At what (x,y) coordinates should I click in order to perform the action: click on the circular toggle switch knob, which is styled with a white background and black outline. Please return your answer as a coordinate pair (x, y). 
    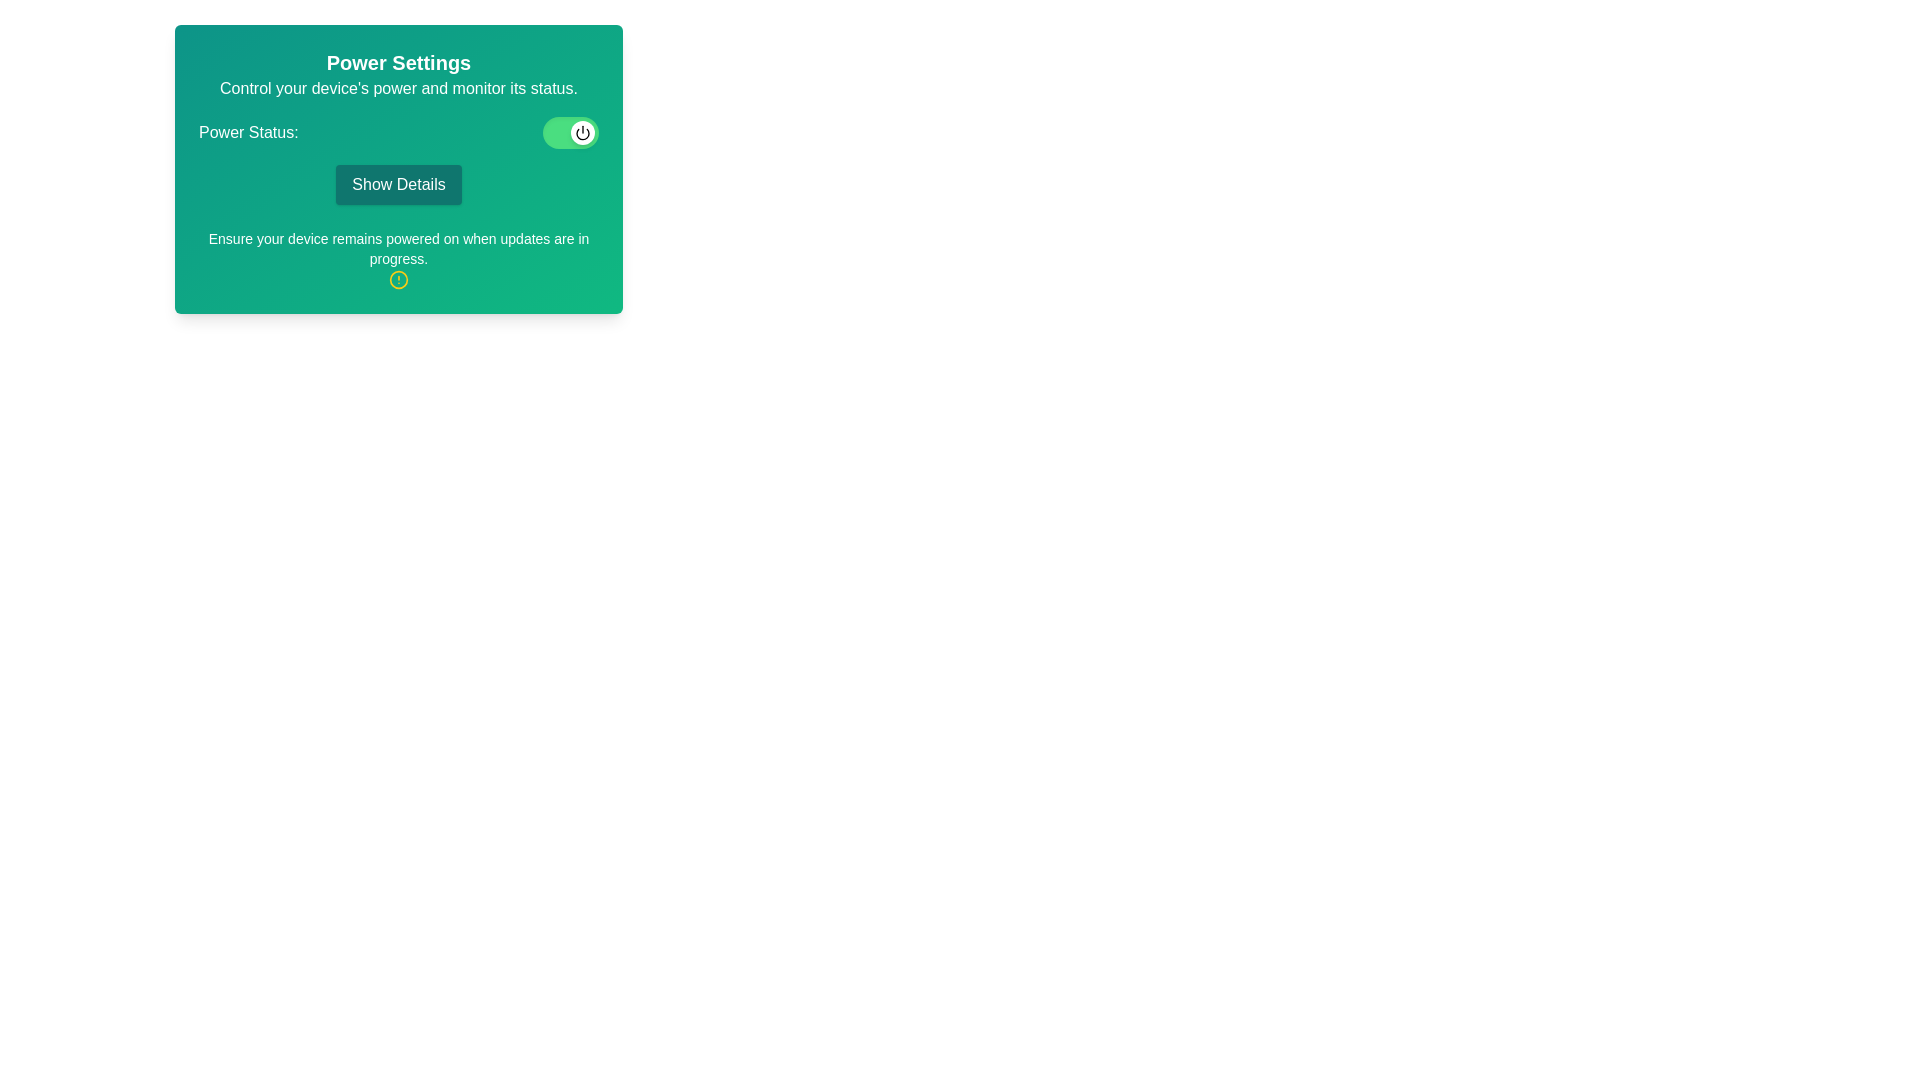
    Looking at the image, I should click on (581, 132).